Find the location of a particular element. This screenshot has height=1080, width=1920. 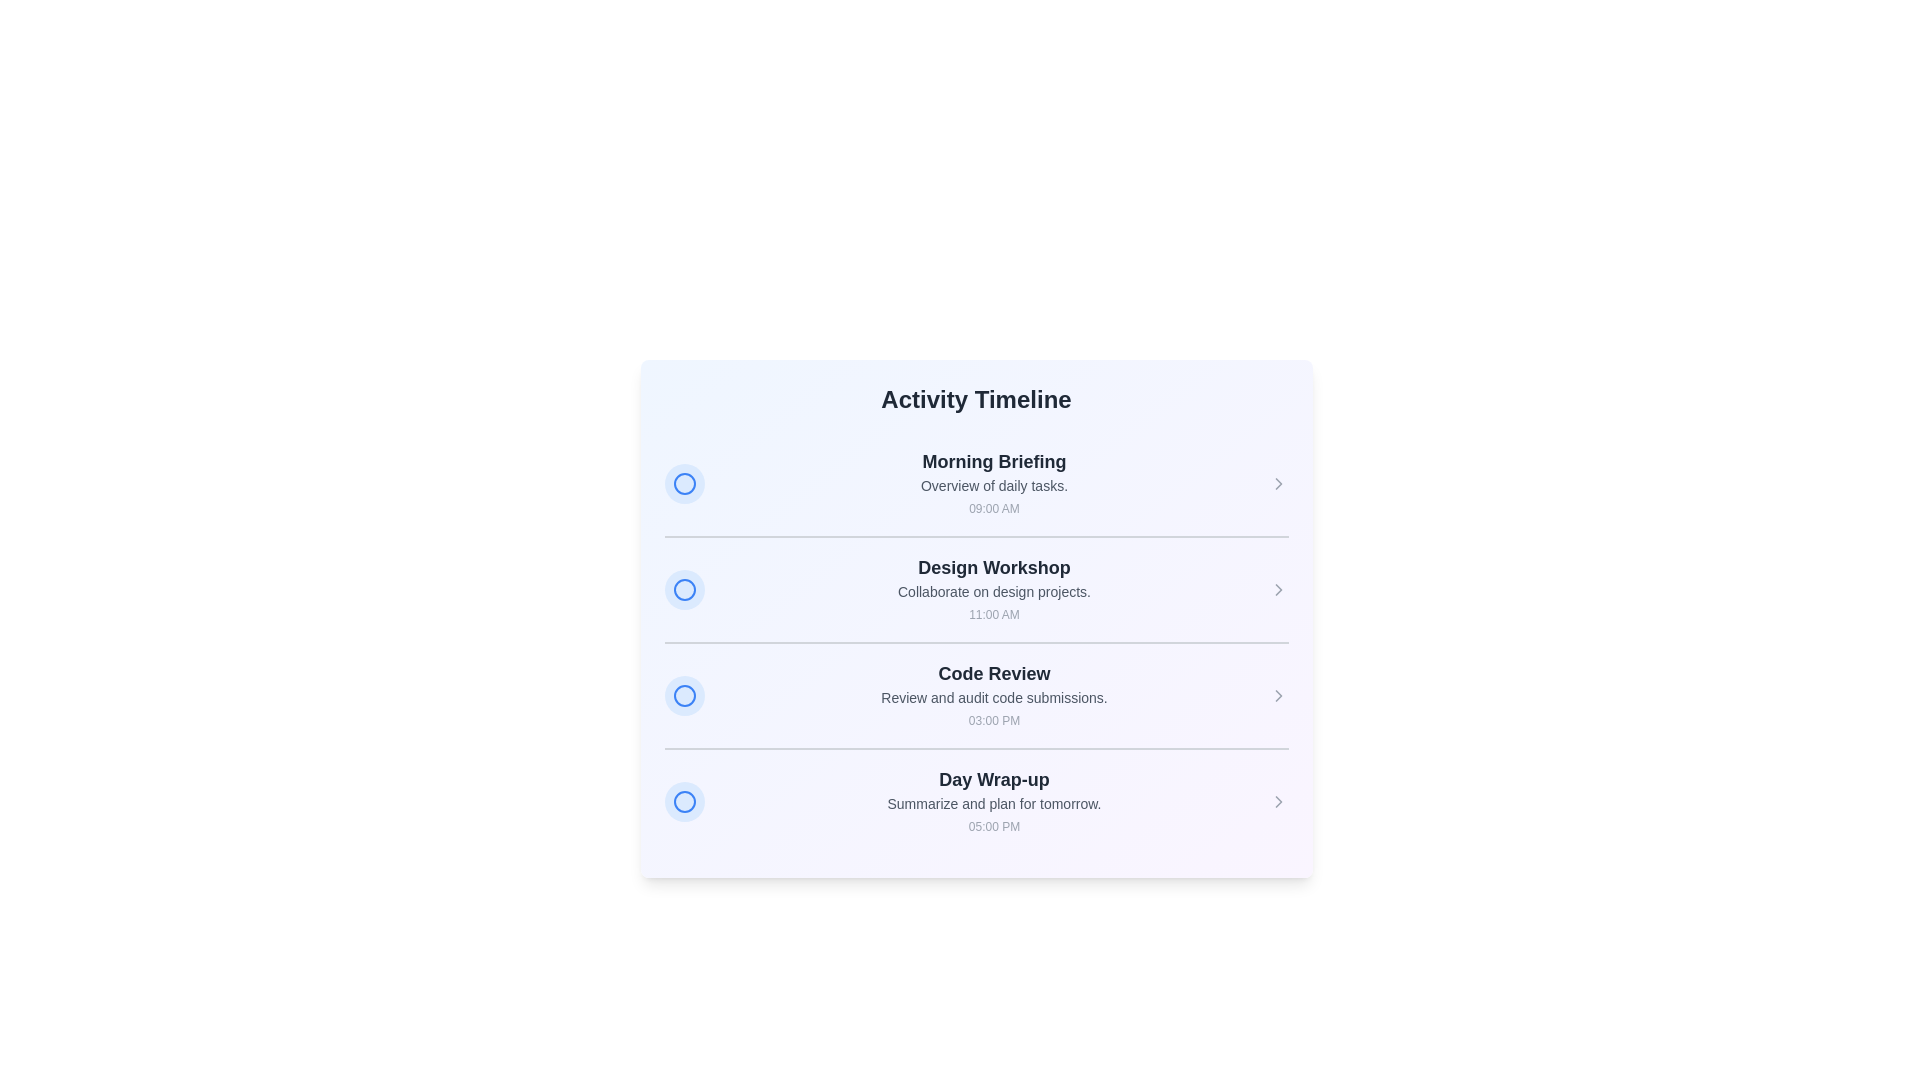

the Circular icon indicator marking the 'Design Workshop' event on the timeline is located at coordinates (684, 589).